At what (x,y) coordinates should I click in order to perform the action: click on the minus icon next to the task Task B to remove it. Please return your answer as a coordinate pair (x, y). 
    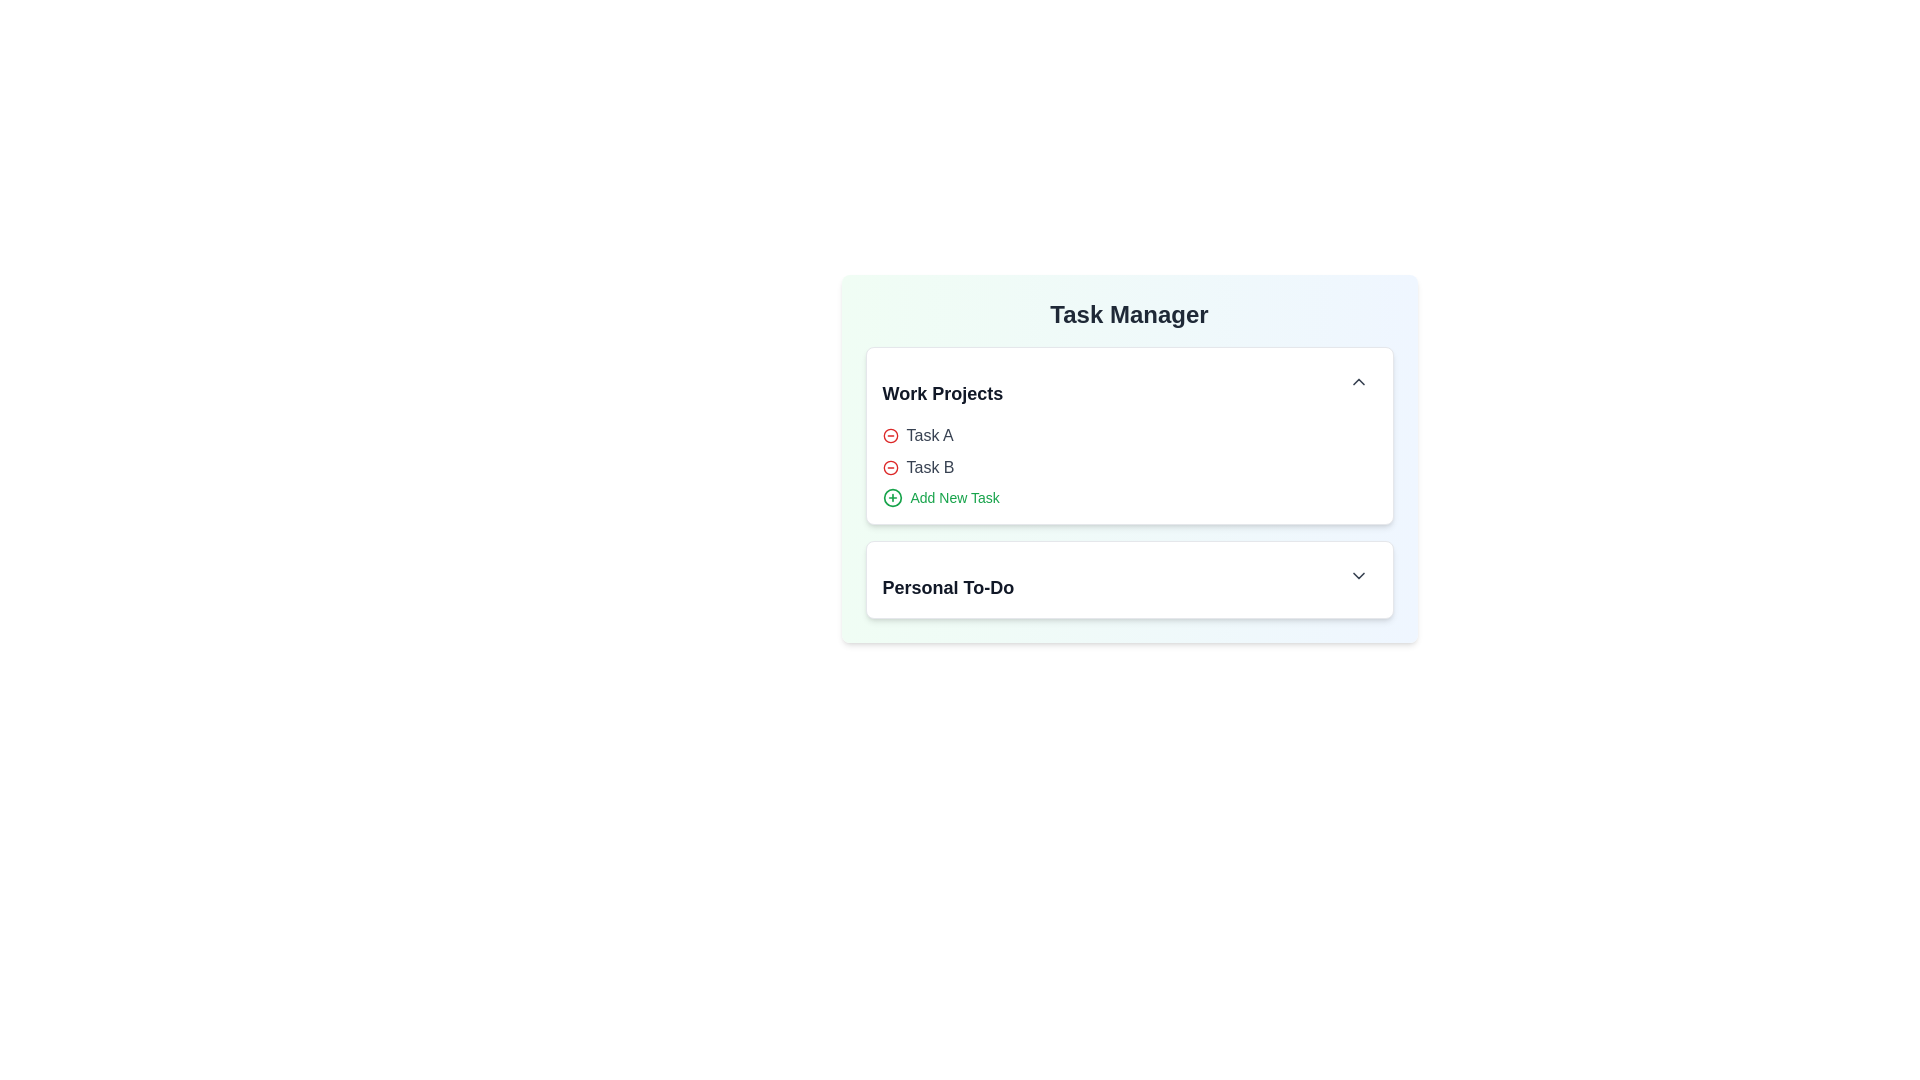
    Looking at the image, I should click on (889, 467).